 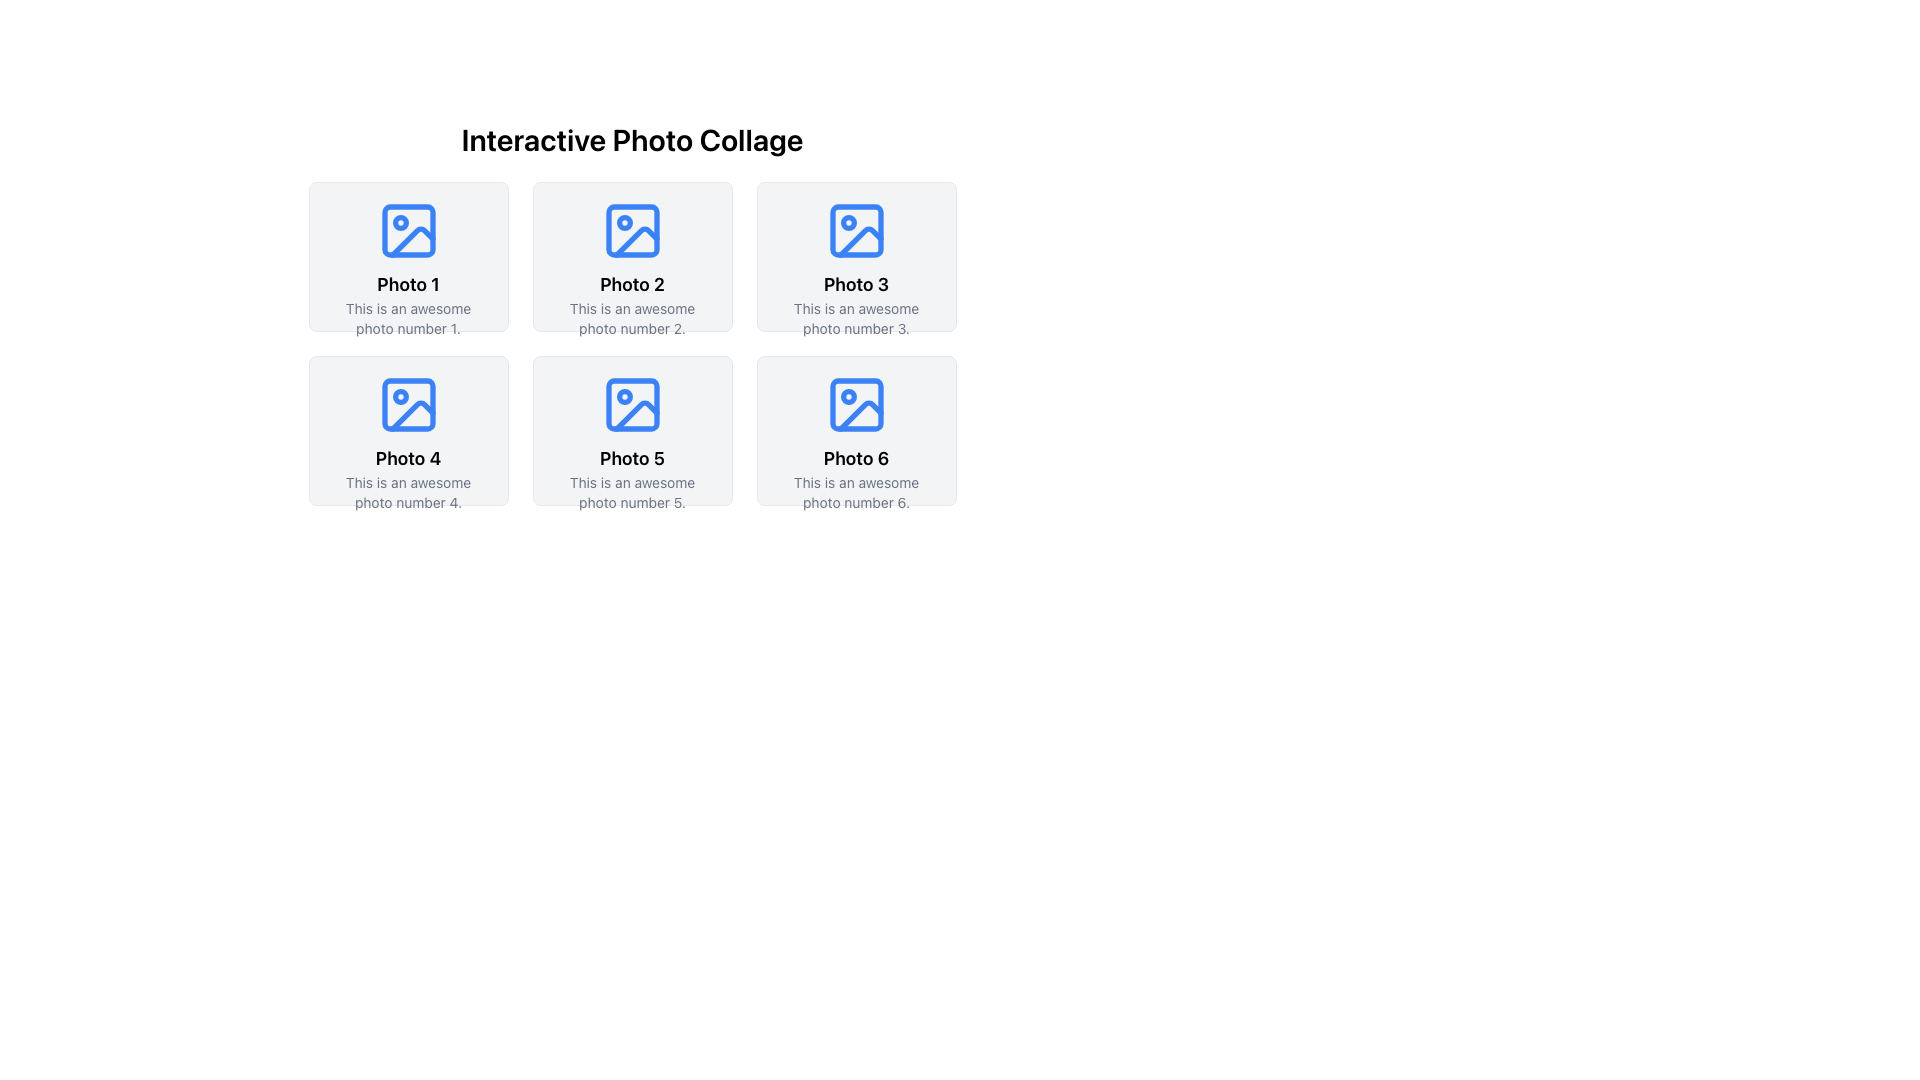 What do you see at coordinates (407, 230) in the screenshot?
I see `the graphical decorative element located in the top-left corner of the first image frame within the photo collage interface` at bounding box center [407, 230].